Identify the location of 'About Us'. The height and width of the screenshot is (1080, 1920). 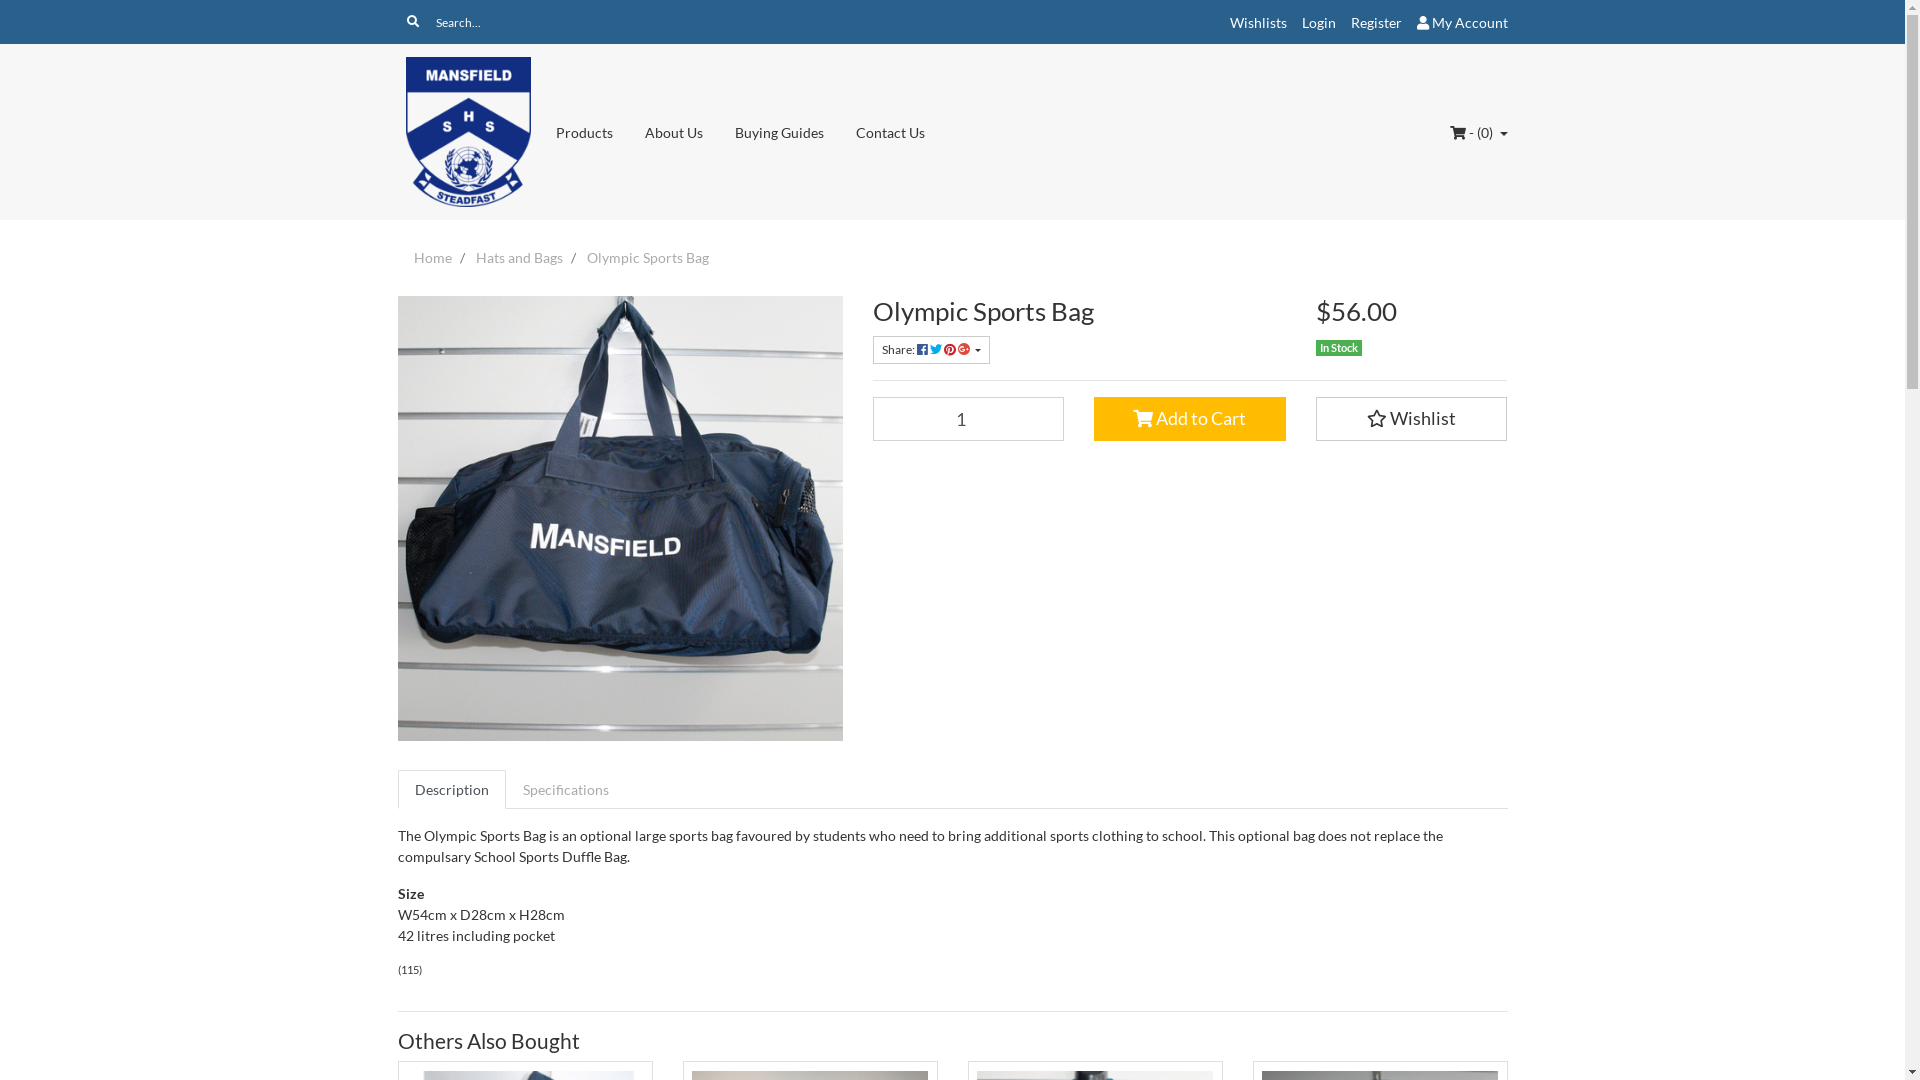
(673, 132).